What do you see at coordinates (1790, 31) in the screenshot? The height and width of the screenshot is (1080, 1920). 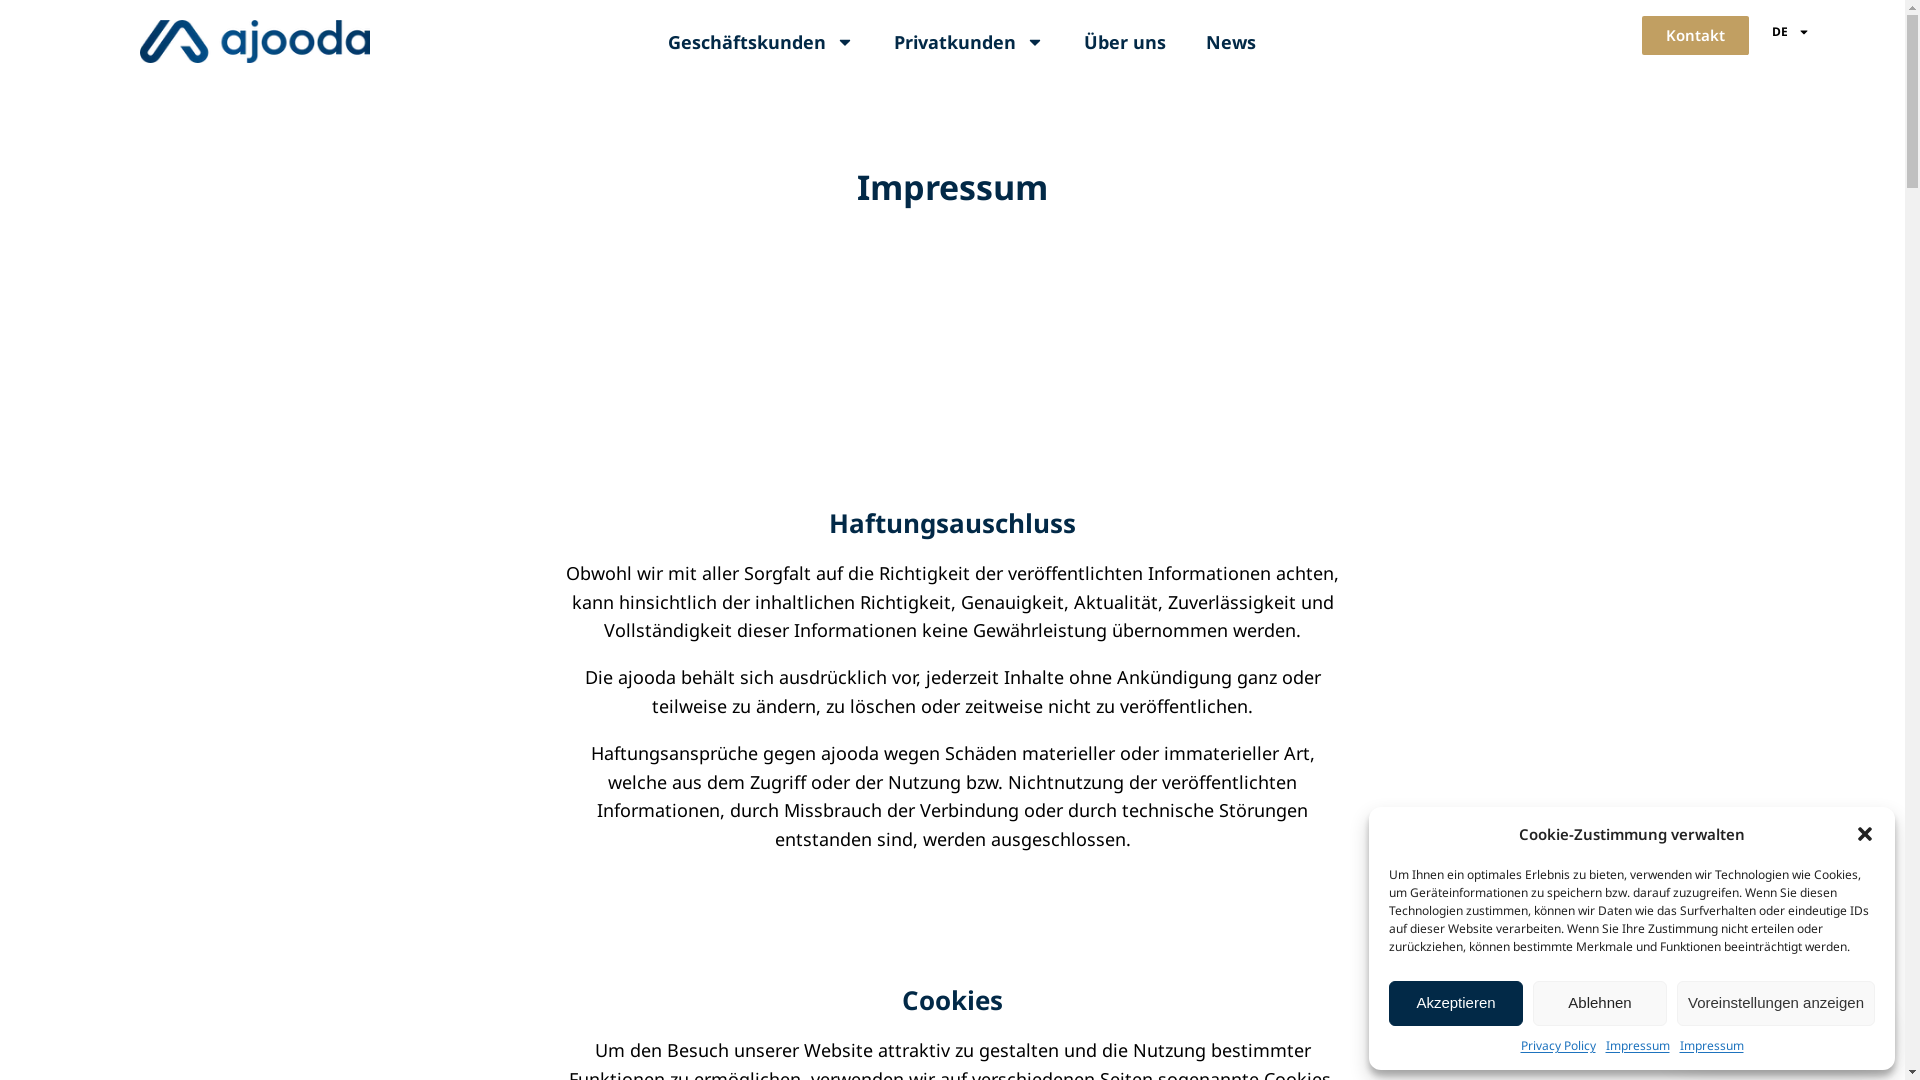 I see `'DE'` at bounding box center [1790, 31].